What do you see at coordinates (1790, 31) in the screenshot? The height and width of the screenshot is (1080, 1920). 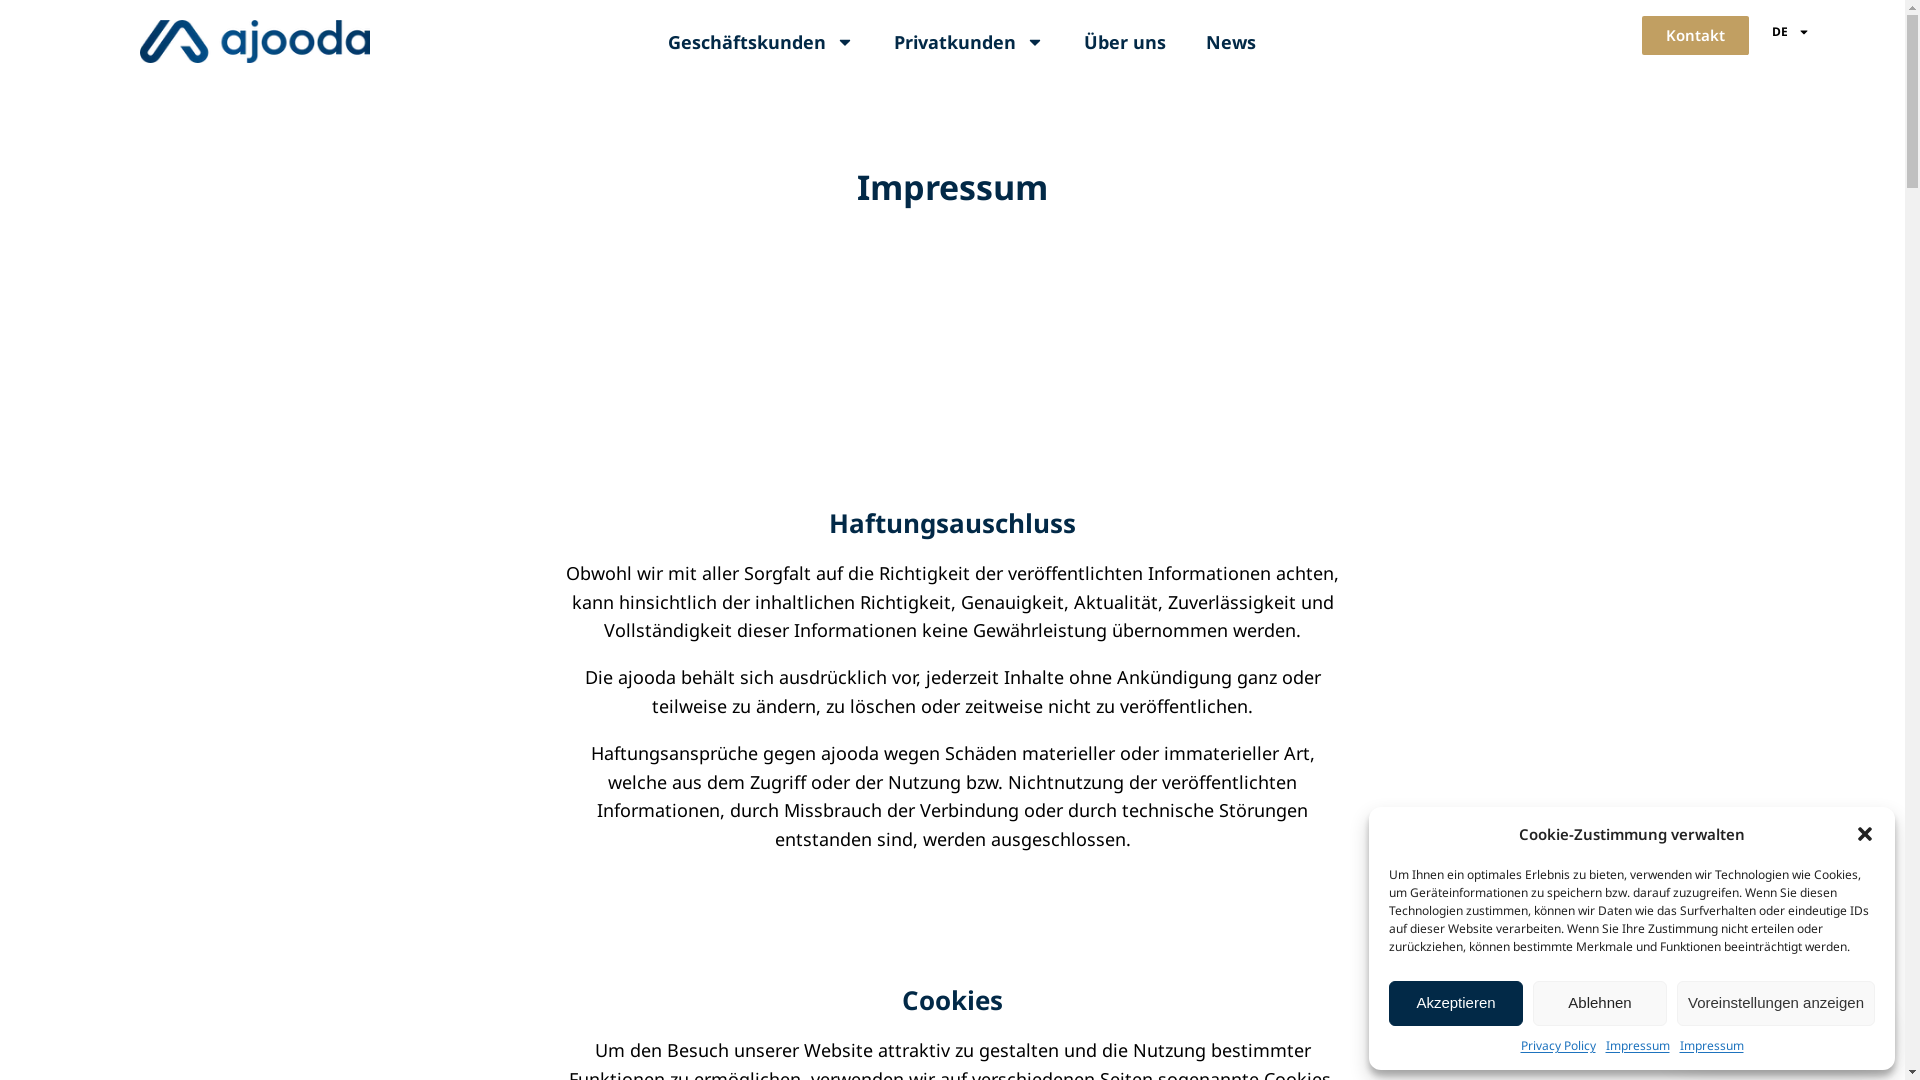 I see `'DE'` at bounding box center [1790, 31].